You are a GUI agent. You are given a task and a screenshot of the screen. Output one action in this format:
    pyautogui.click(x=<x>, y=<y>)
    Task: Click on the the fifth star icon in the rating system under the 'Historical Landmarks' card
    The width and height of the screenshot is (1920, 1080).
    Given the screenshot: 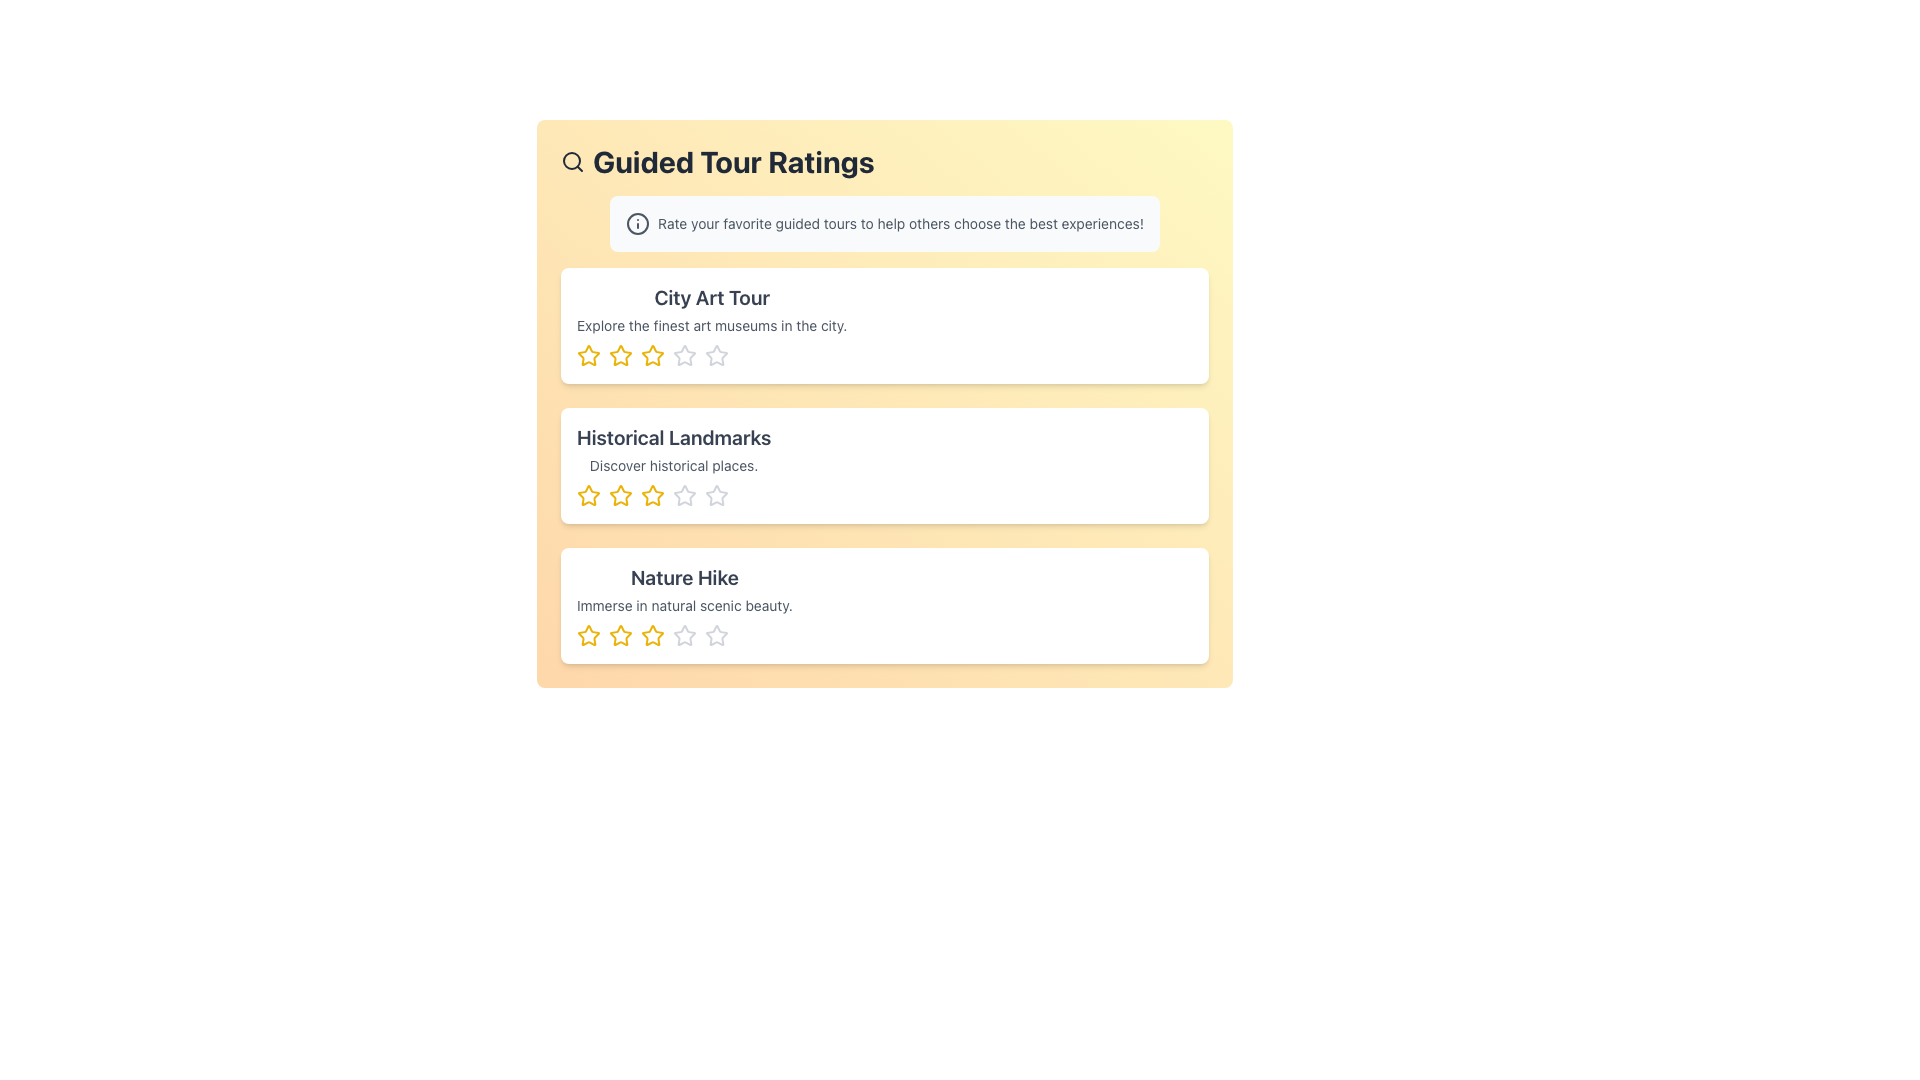 What is the action you would take?
    pyautogui.click(x=716, y=495)
    